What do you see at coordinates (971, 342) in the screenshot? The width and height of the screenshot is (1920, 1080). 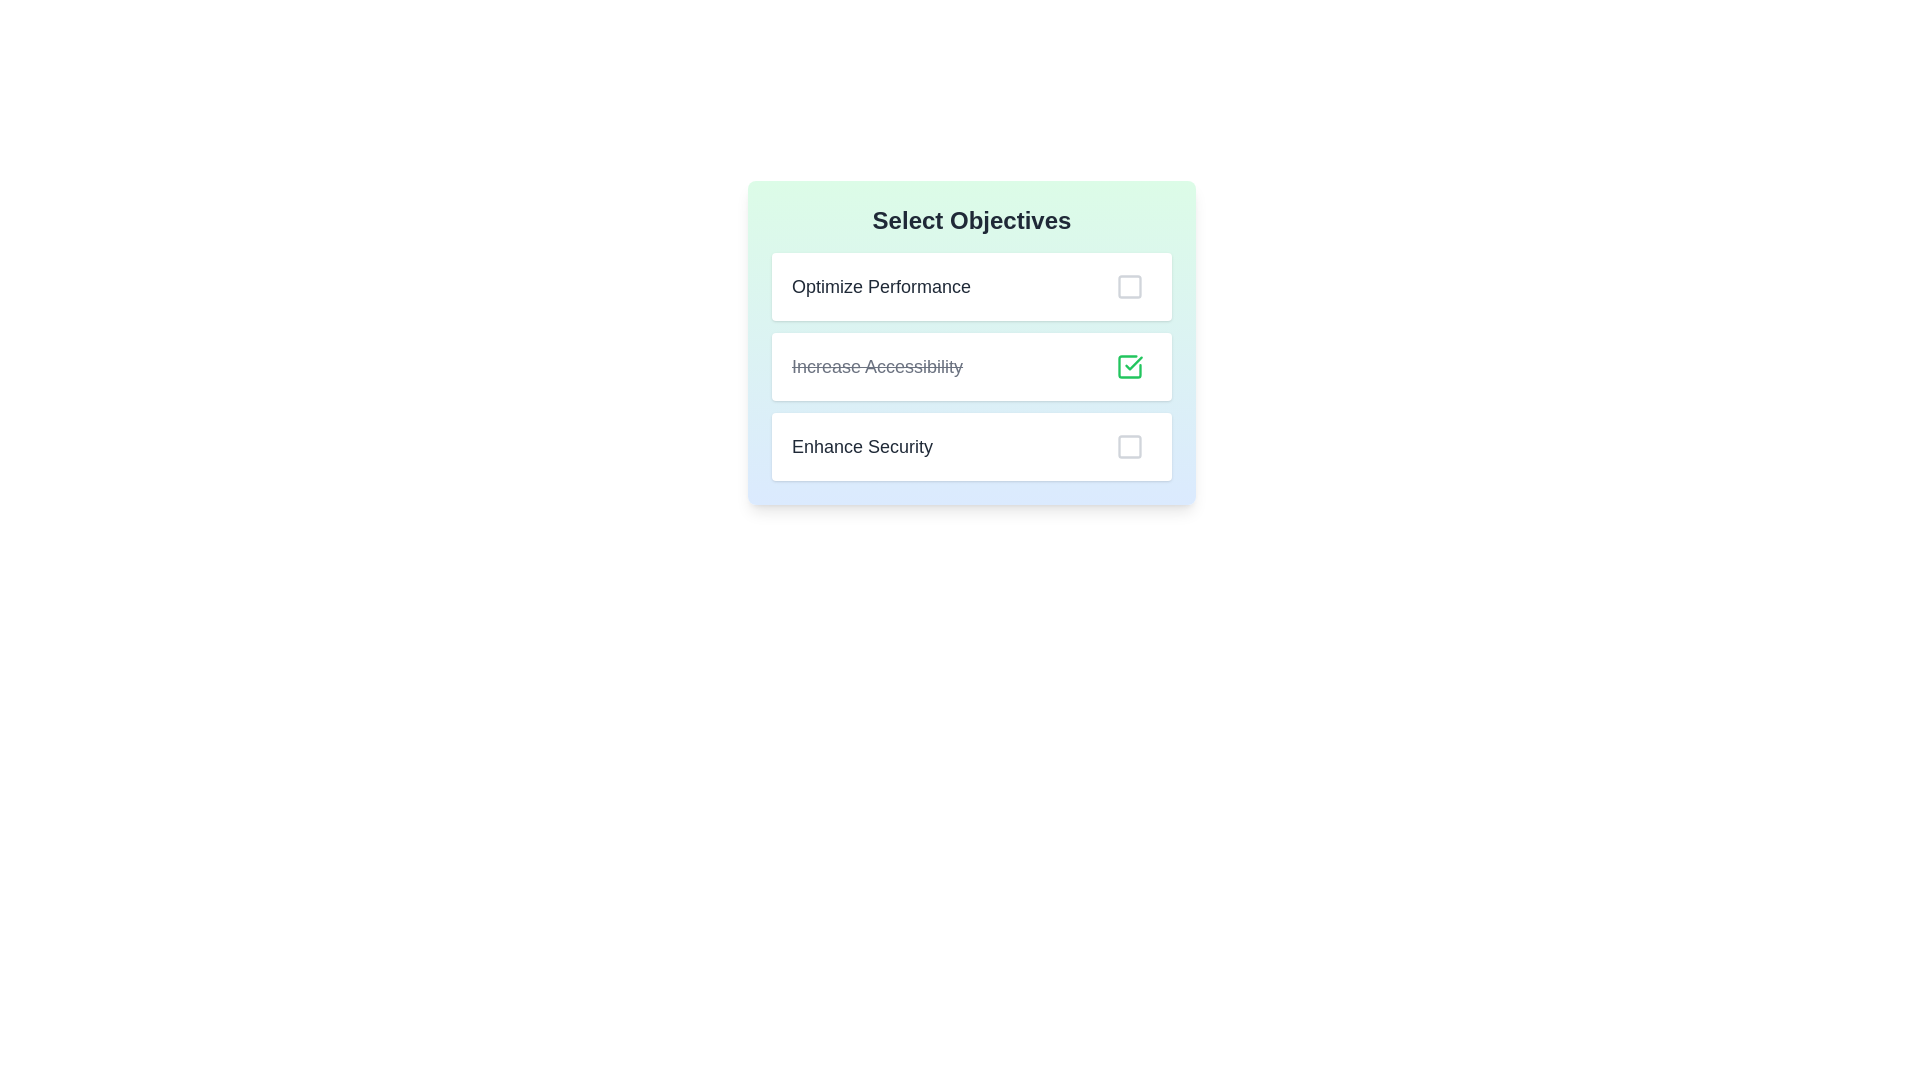 I see `the second option 'Increase Accessibility' in the interactive selection panel with checkboxes` at bounding box center [971, 342].